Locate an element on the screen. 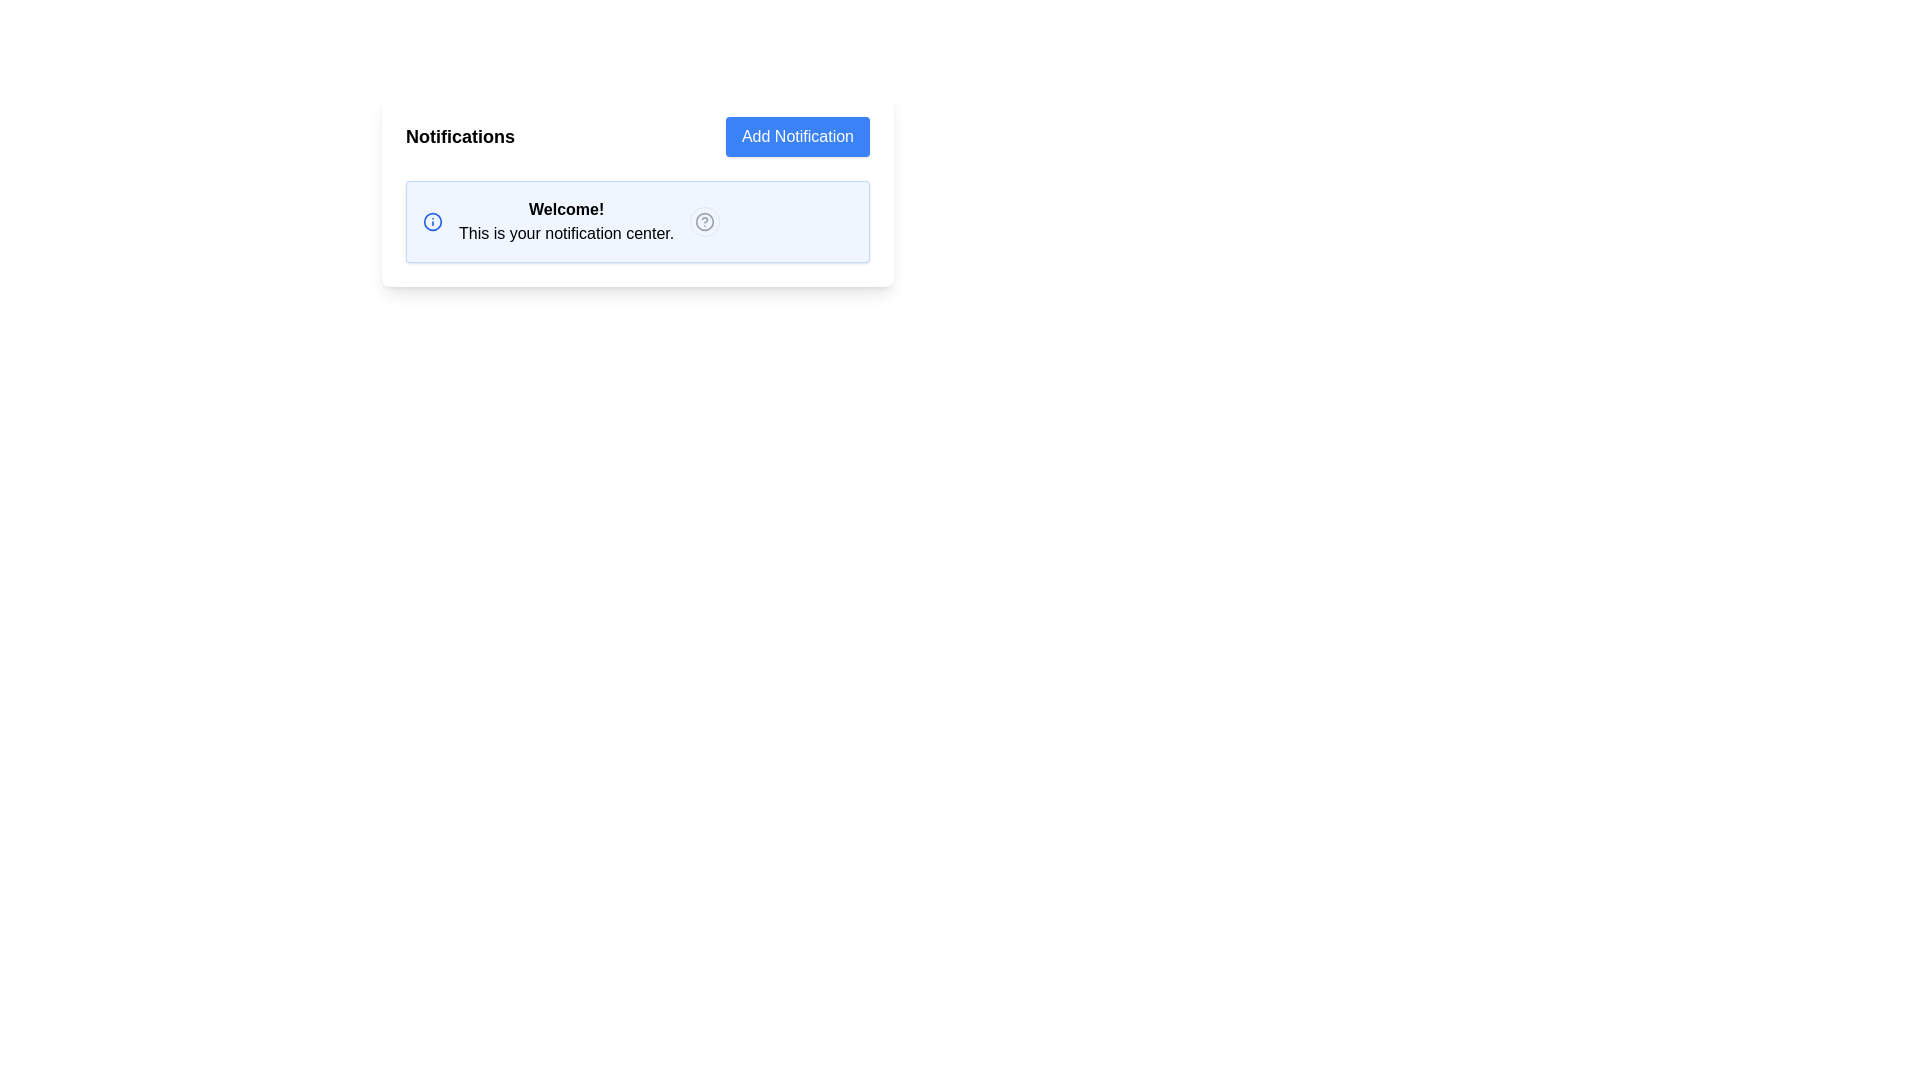 Image resolution: width=1920 pixels, height=1080 pixels. welcome message in the text block located in the center-right section of the notifications card, adjacent to the 'Add Notification' button and the blue 'info' icon is located at coordinates (565, 222).